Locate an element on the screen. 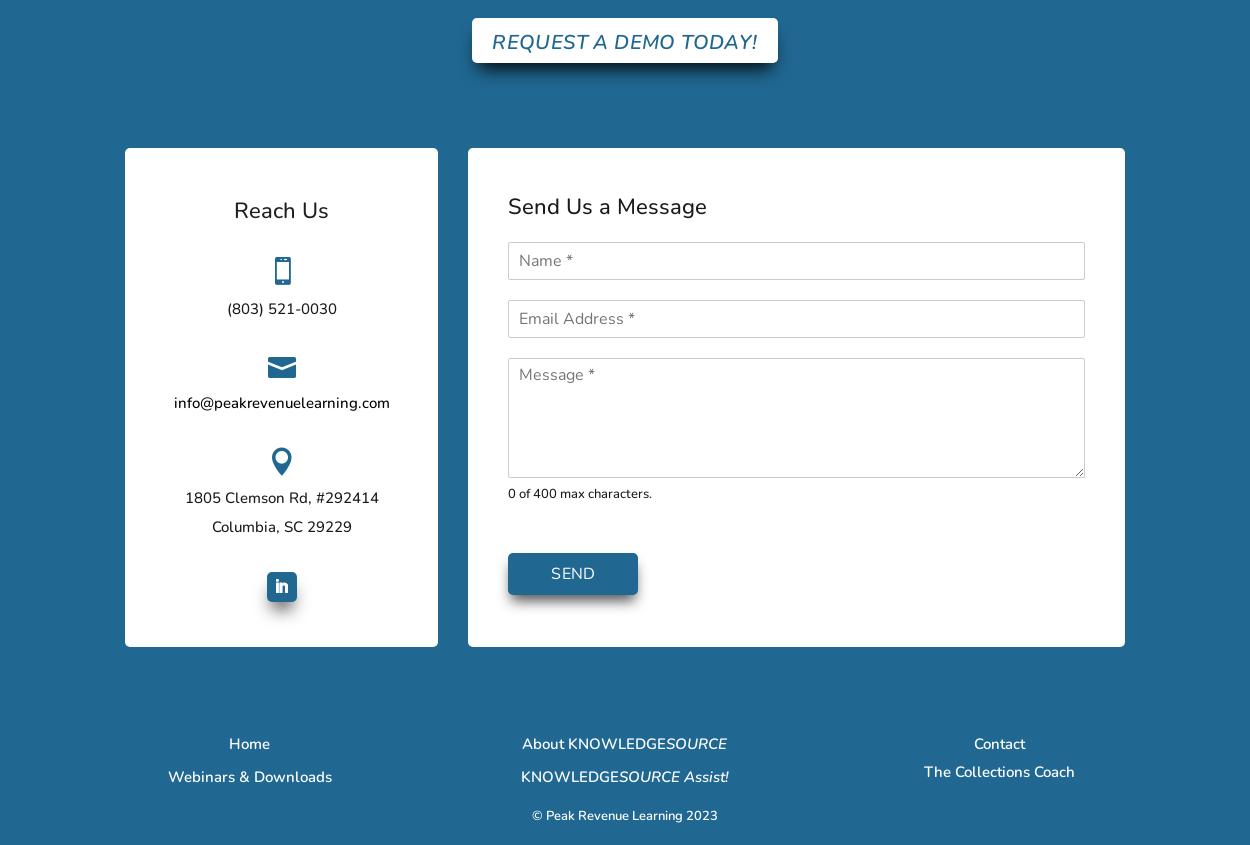 This screenshot has height=845, width=1250. 'The Collections Coach' is located at coordinates (998, 771).